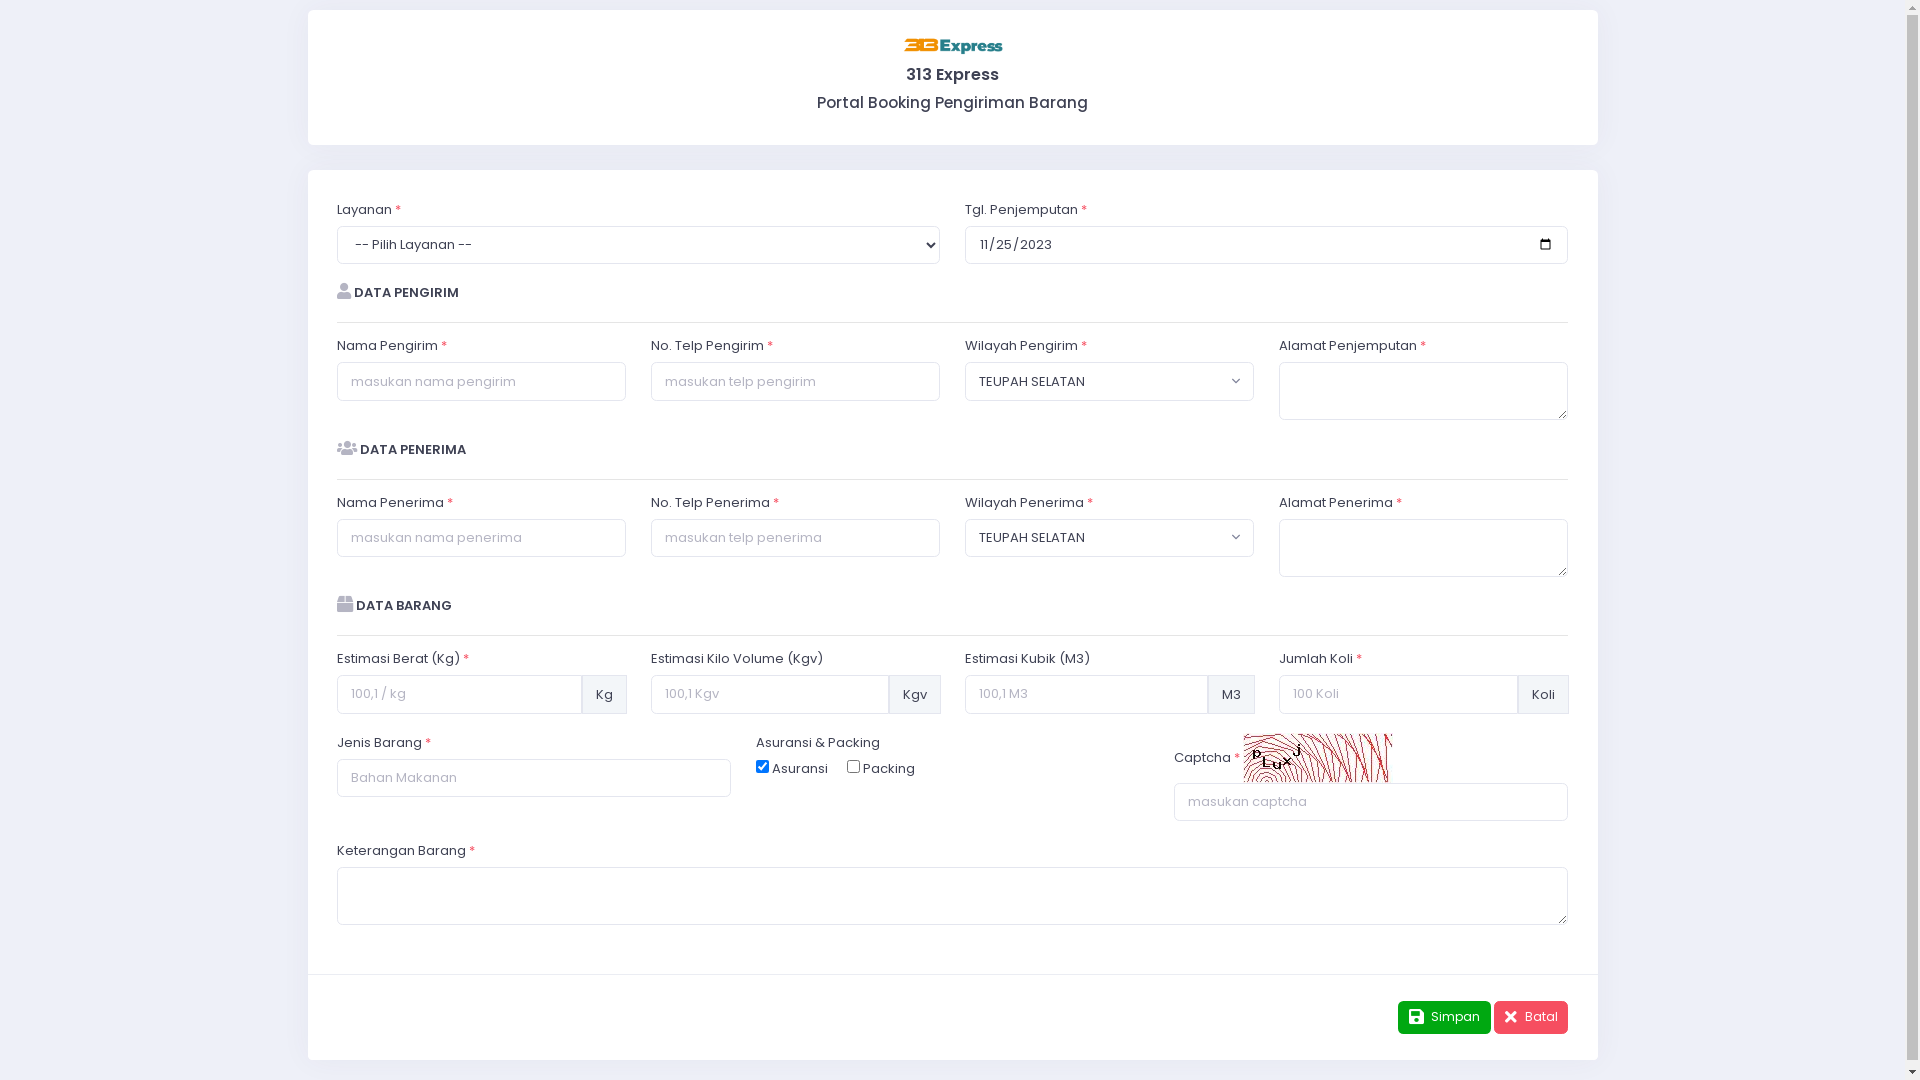 The height and width of the screenshot is (1080, 1920). Describe the element at coordinates (1530, 1017) in the screenshot. I see `'Batal'` at that location.